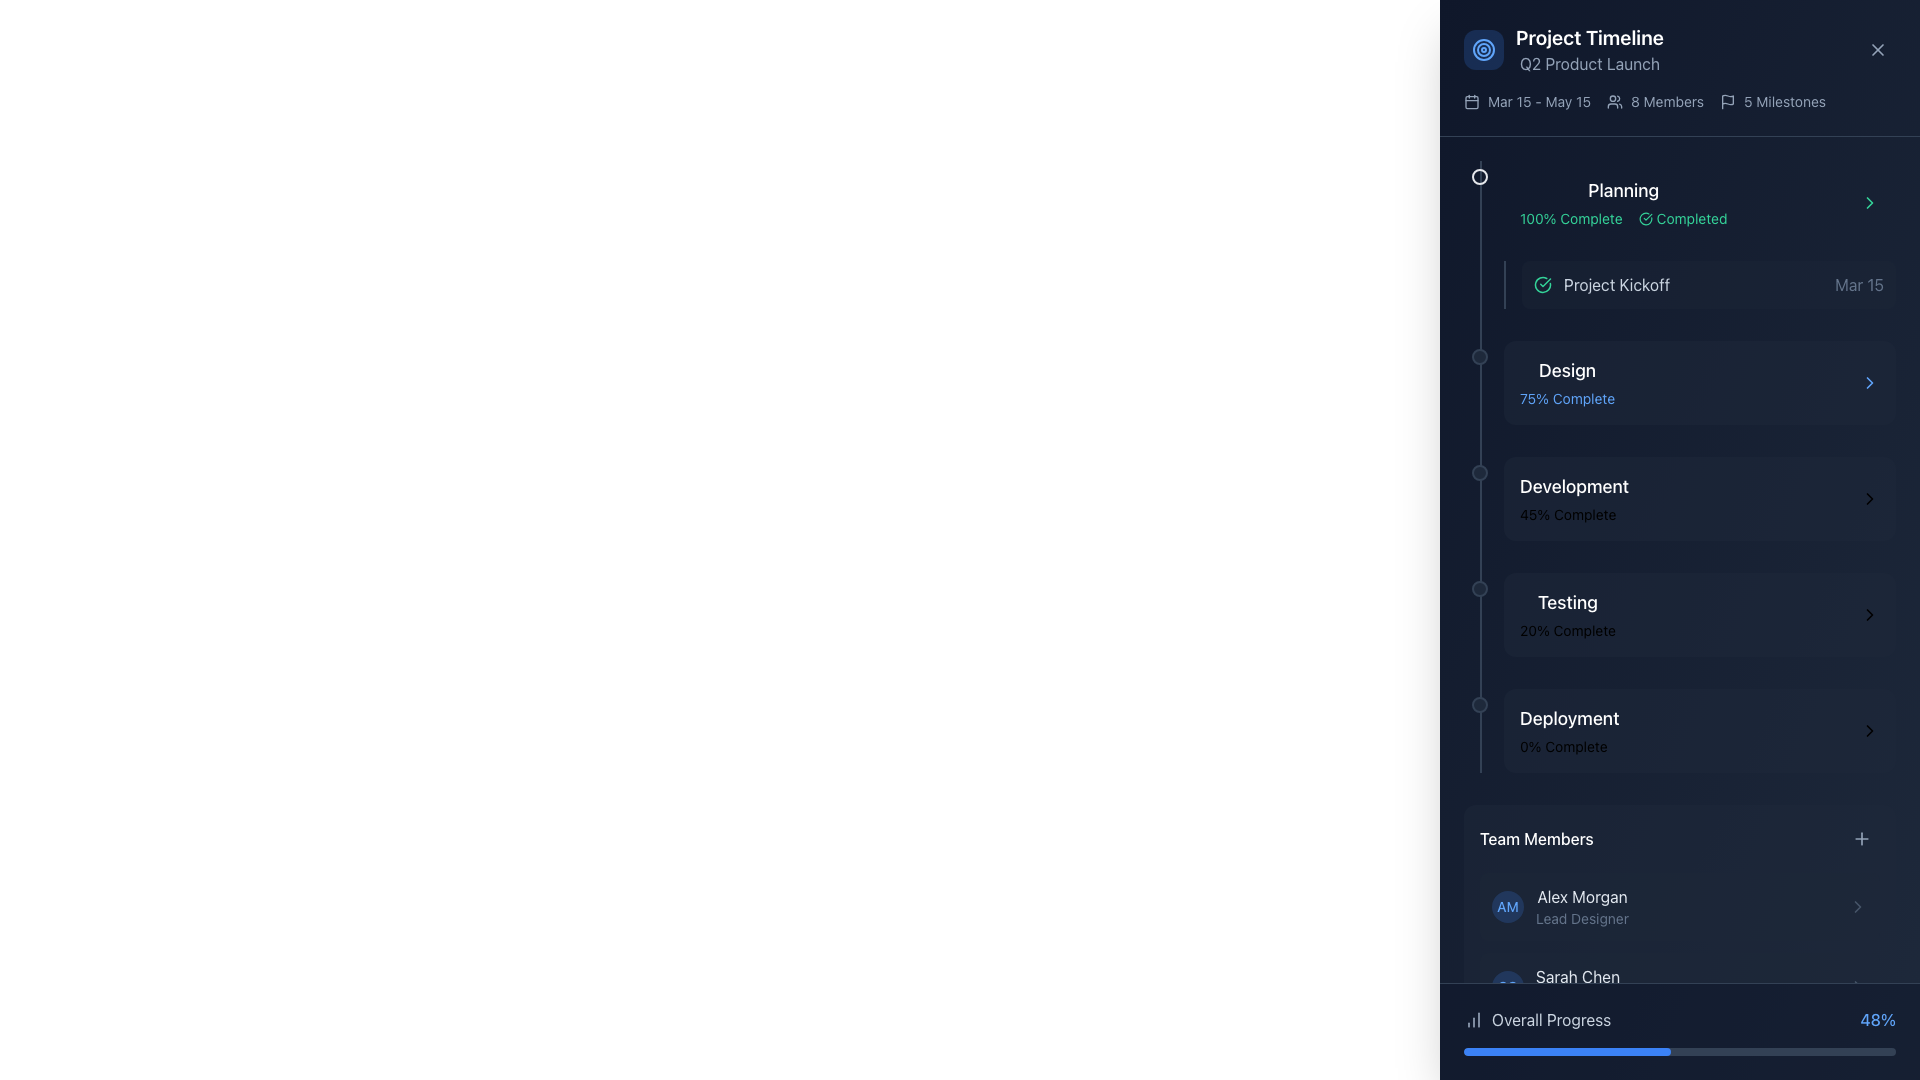 This screenshot has width=1920, height=1080. What do you see at coordinates (1623, 203) in the screenshot?
I see `the Text Component displaying the title 'Planning' and the status message '100% Complete Completed', located under 'Project Timeline'` at bounding box center [1623, 203].